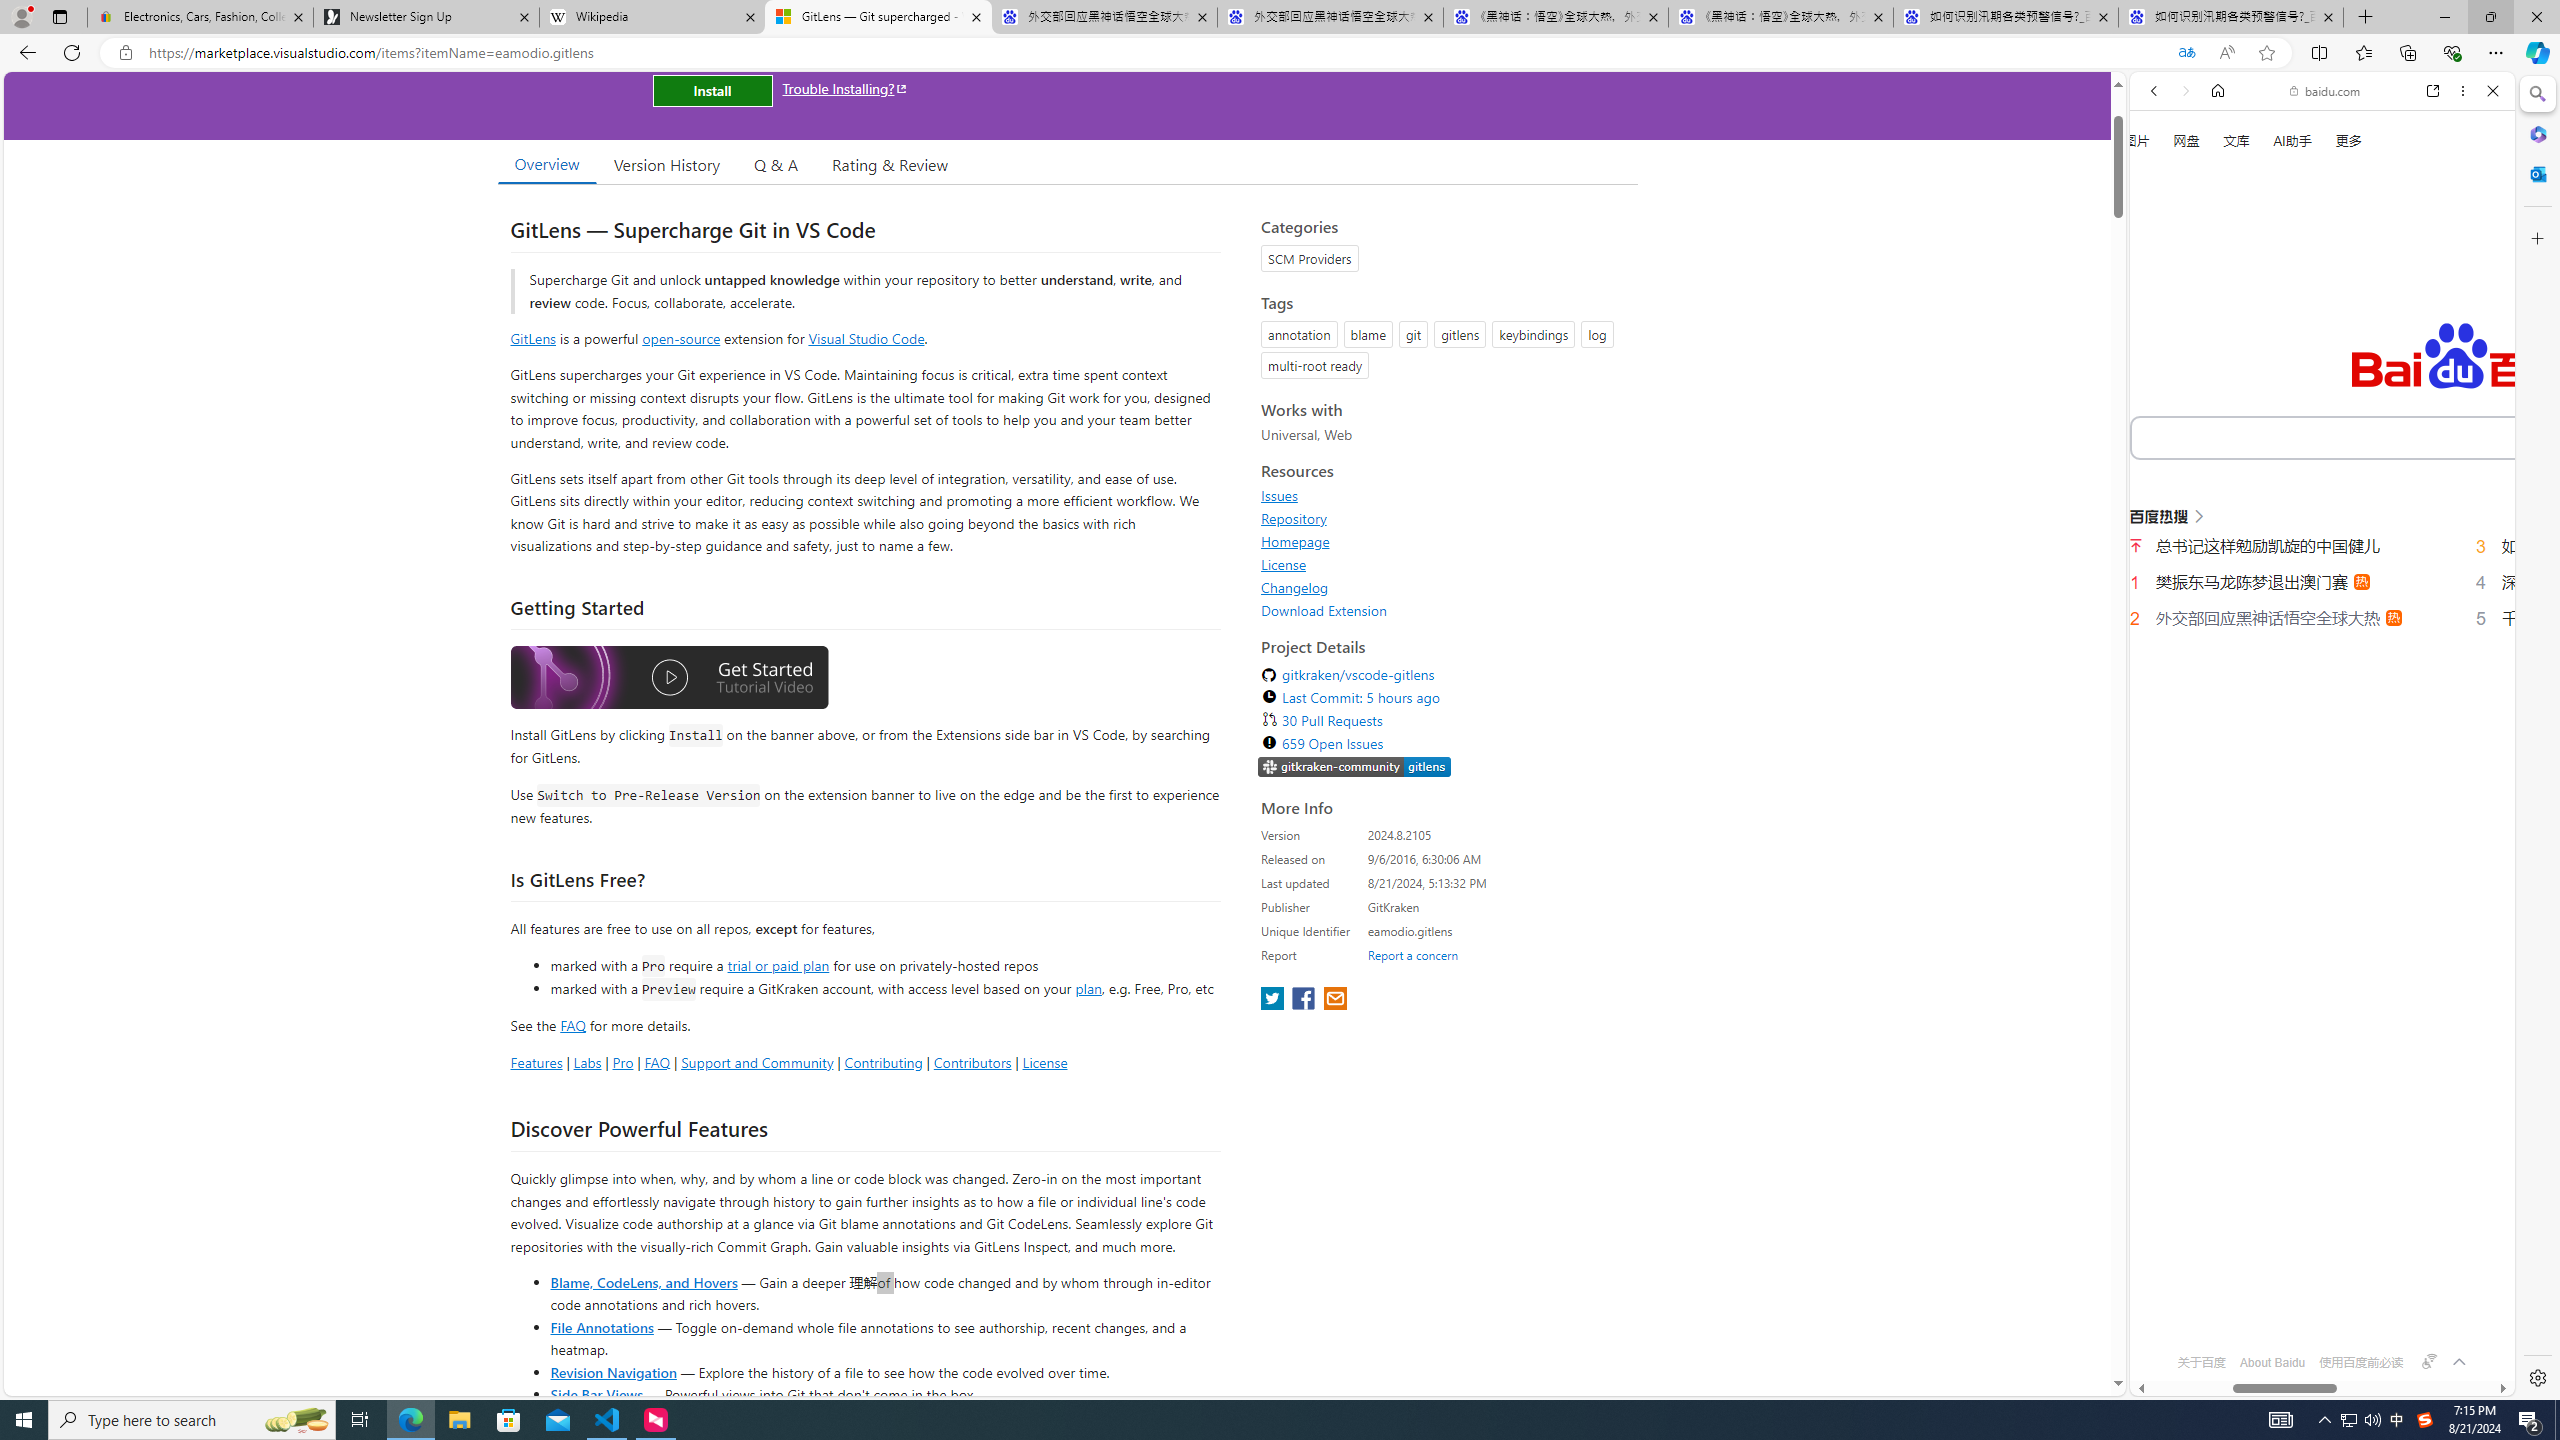  Describe the element at coordinates (665, 164) in the screenshot. I see `'Version History'` at that location.